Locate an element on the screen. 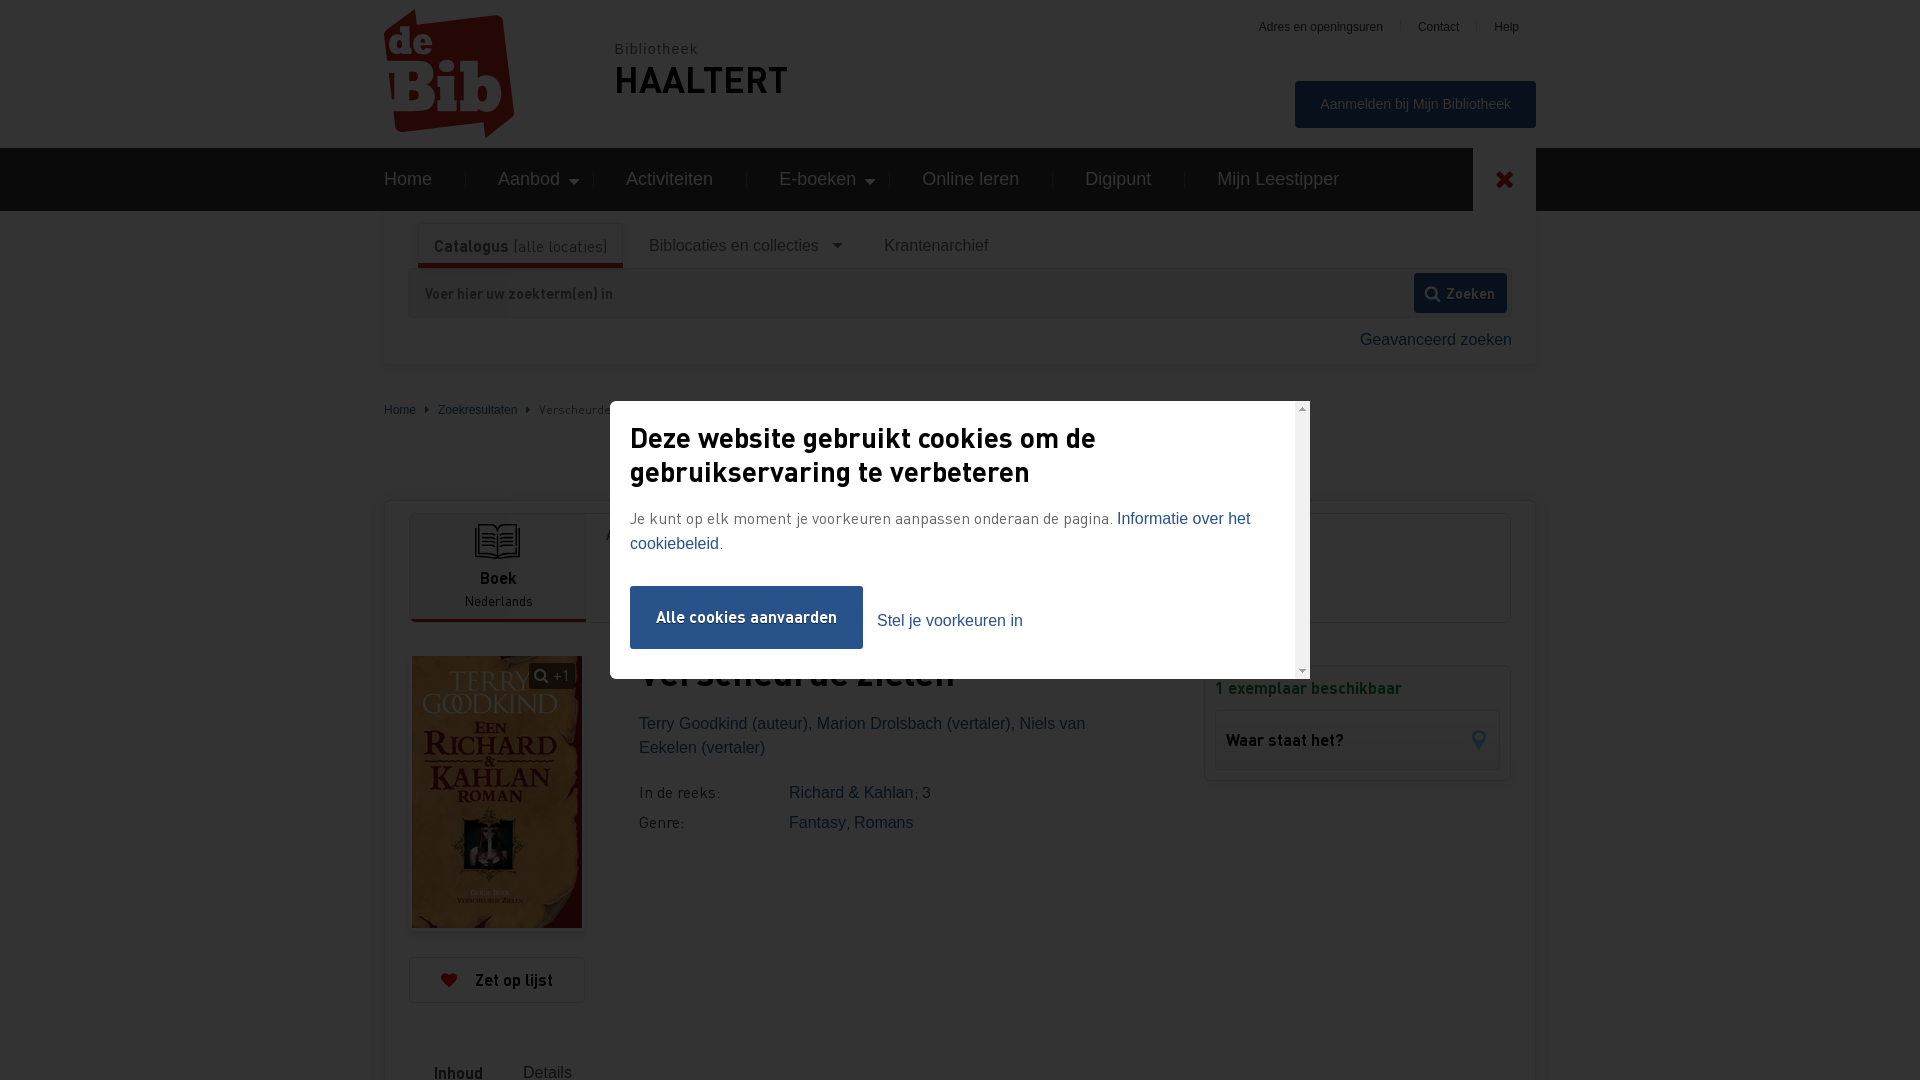  'Toggle search' is located at coordinates (1504, 178).